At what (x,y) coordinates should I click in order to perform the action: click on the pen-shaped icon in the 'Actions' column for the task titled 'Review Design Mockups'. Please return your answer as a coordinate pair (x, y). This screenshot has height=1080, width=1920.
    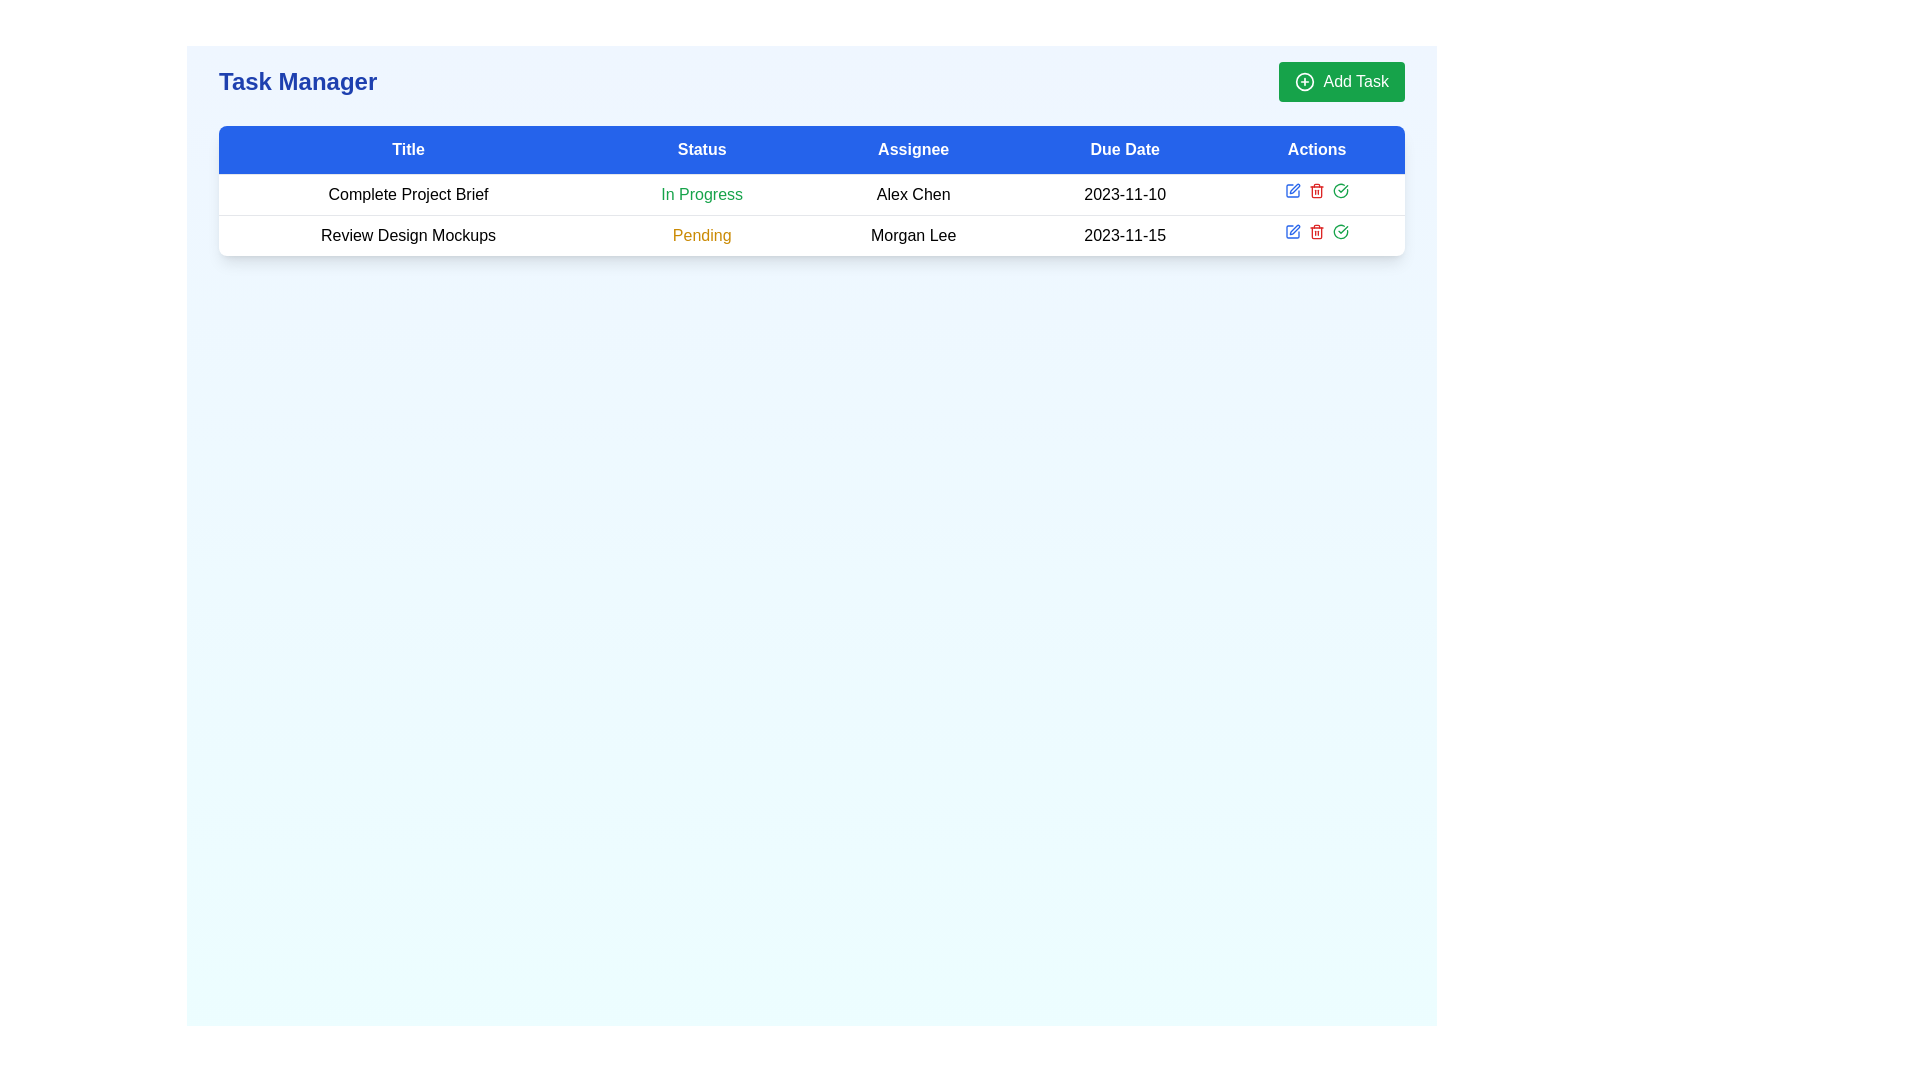
    Looking at the image, I should click on (1295, 229).